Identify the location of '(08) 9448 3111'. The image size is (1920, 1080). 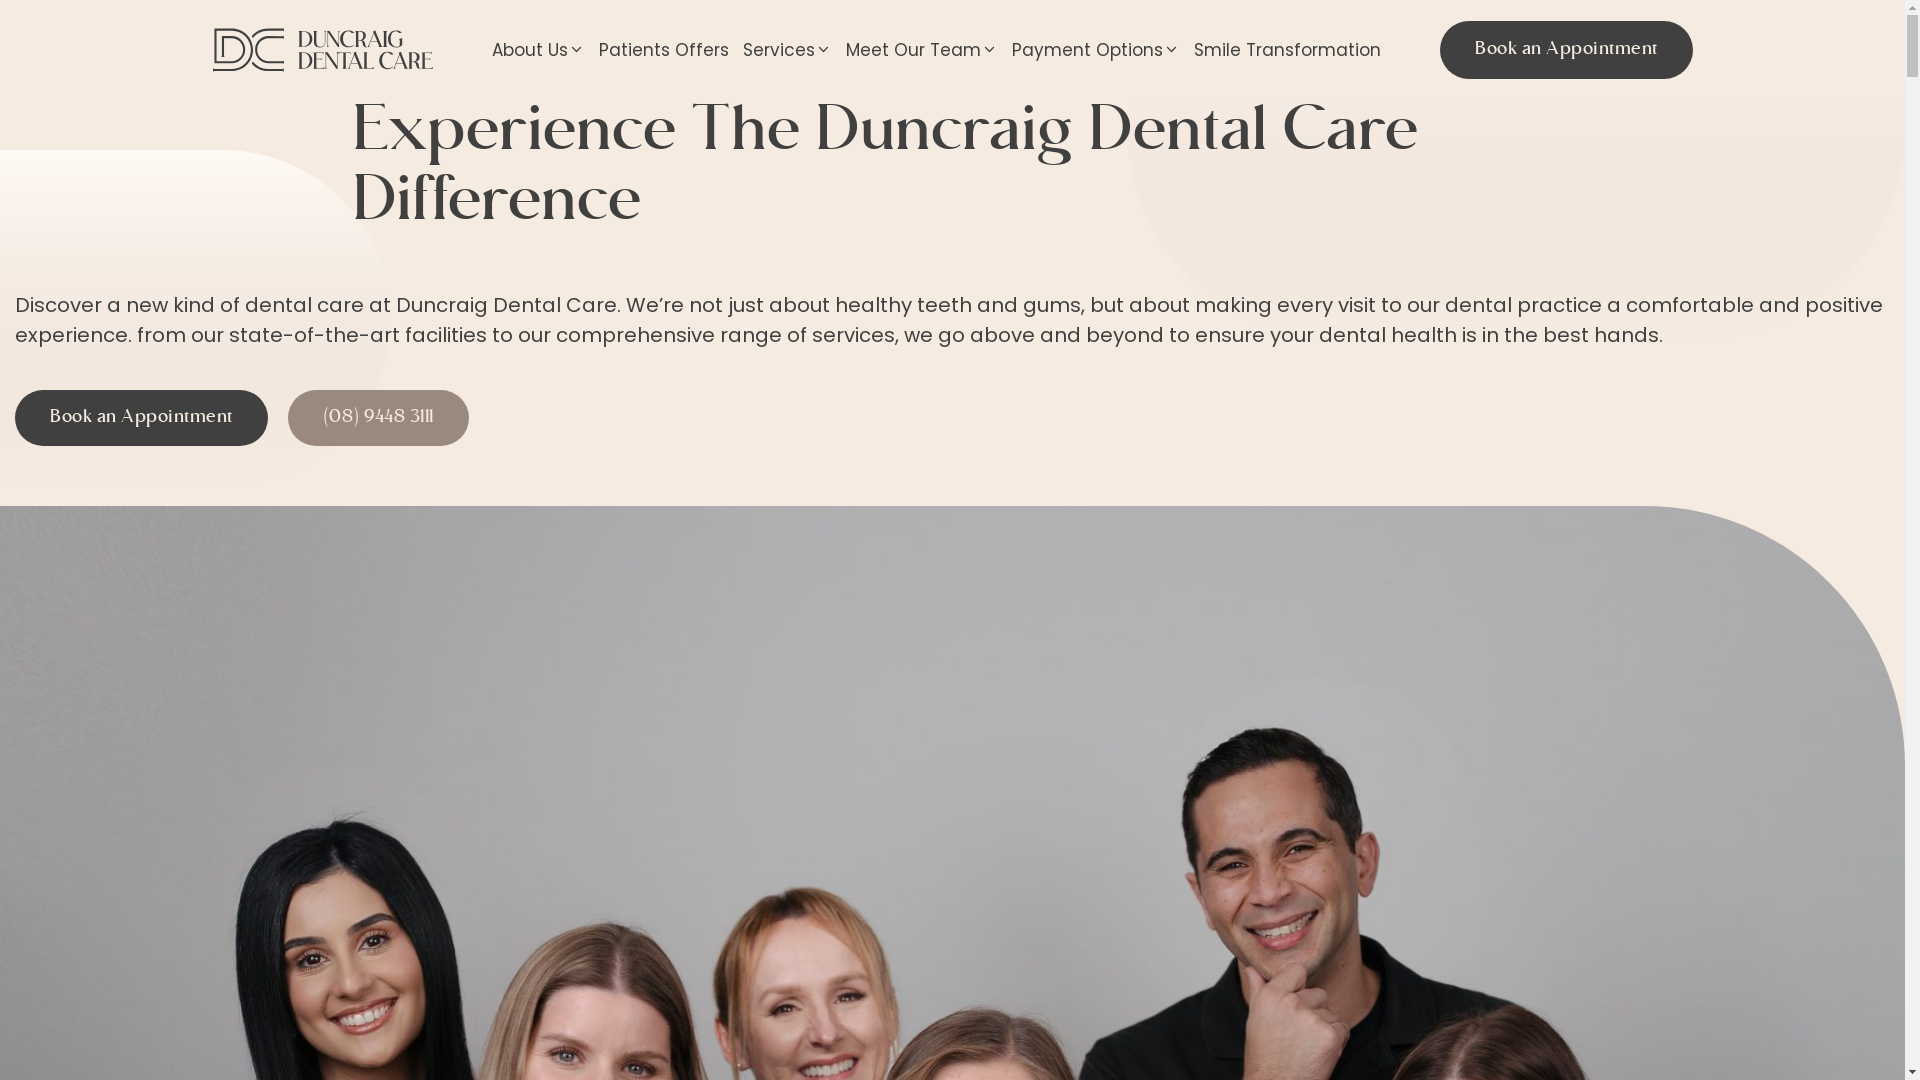
(378, 416).